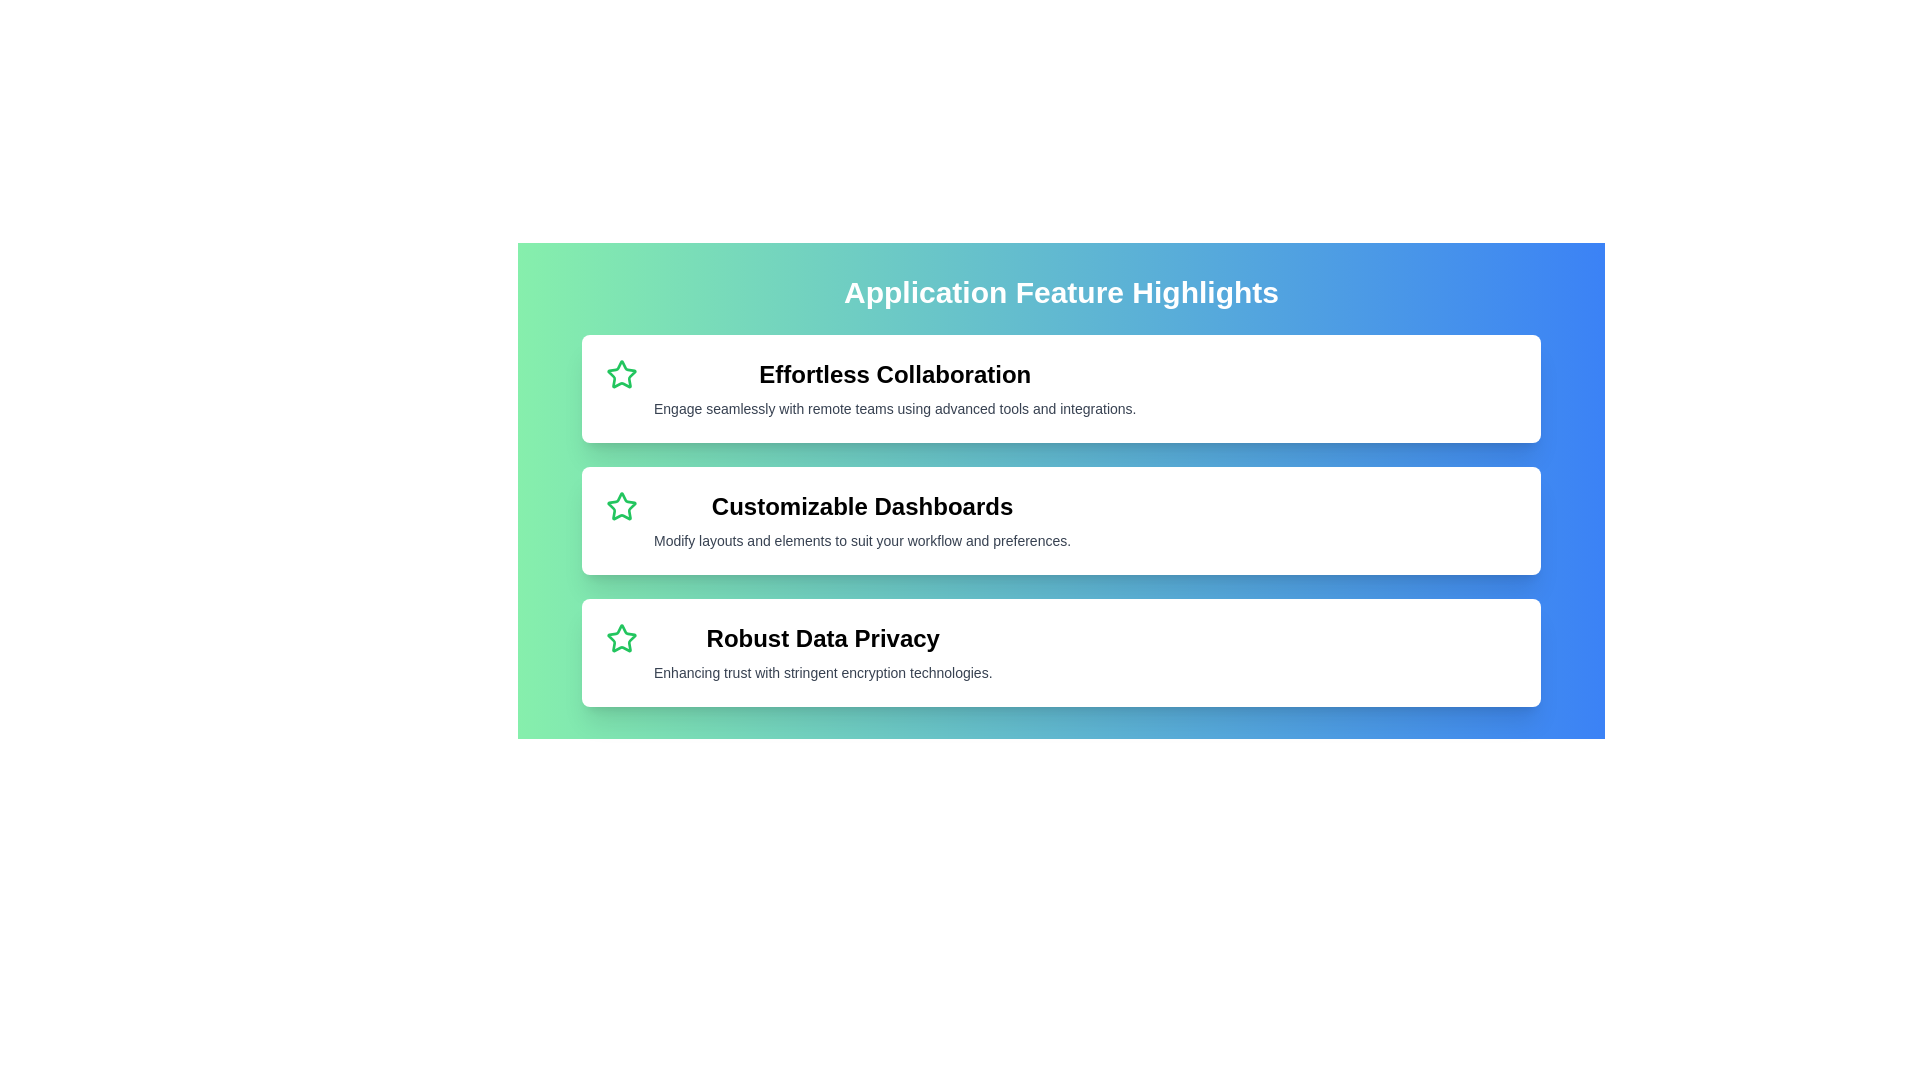 The image size is (1920, 1080). What do you see at coordinates (621, 505) in the screenshot?
I see `the green star icon with a hollow center located next to the 'Customizable Dashboards' text in the middle panel of the vertically stacked list of features` at bounding box center [621, 505].